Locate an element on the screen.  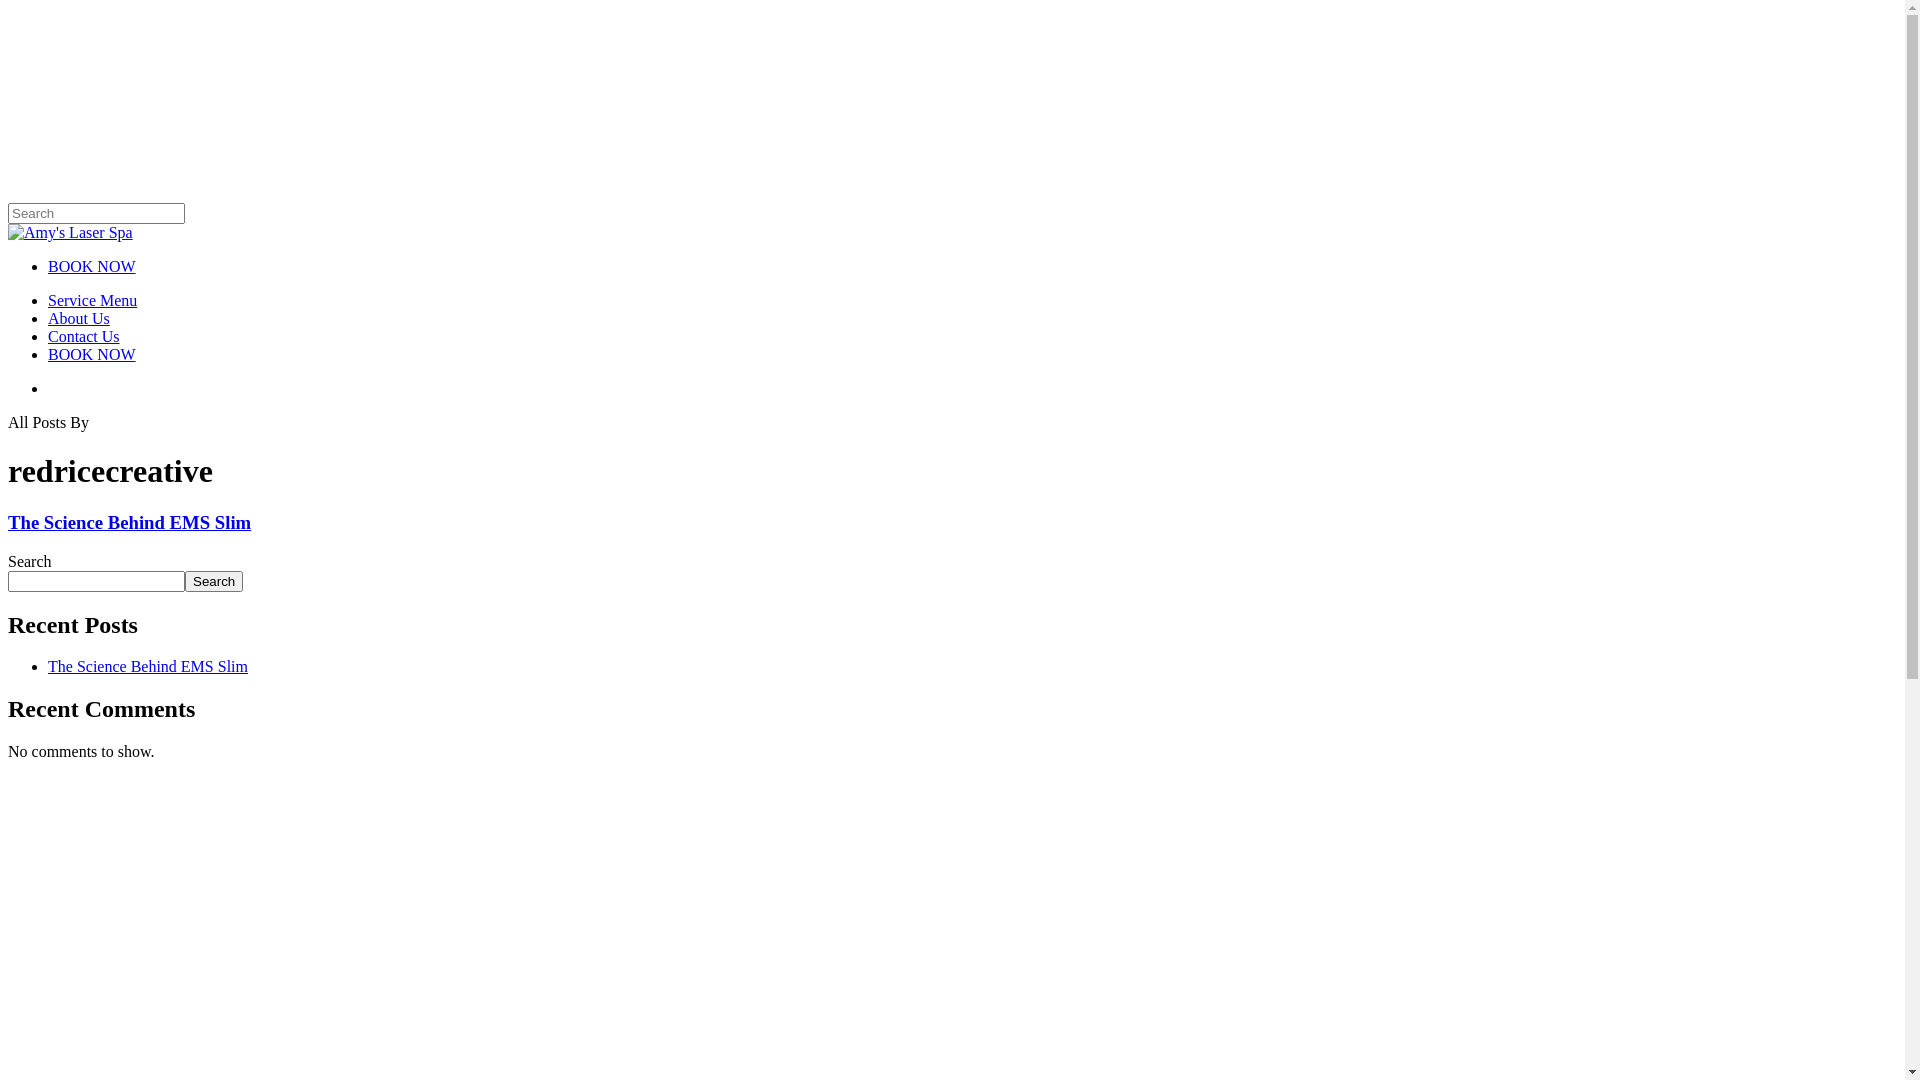
'Search' is located at coordinates (214, 581).